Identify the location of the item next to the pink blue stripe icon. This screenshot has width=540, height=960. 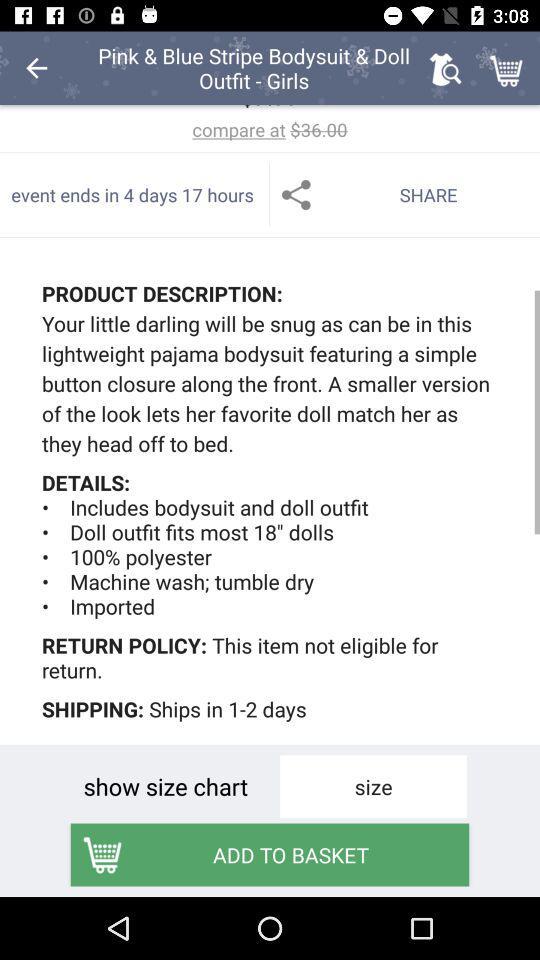
(445, 68).